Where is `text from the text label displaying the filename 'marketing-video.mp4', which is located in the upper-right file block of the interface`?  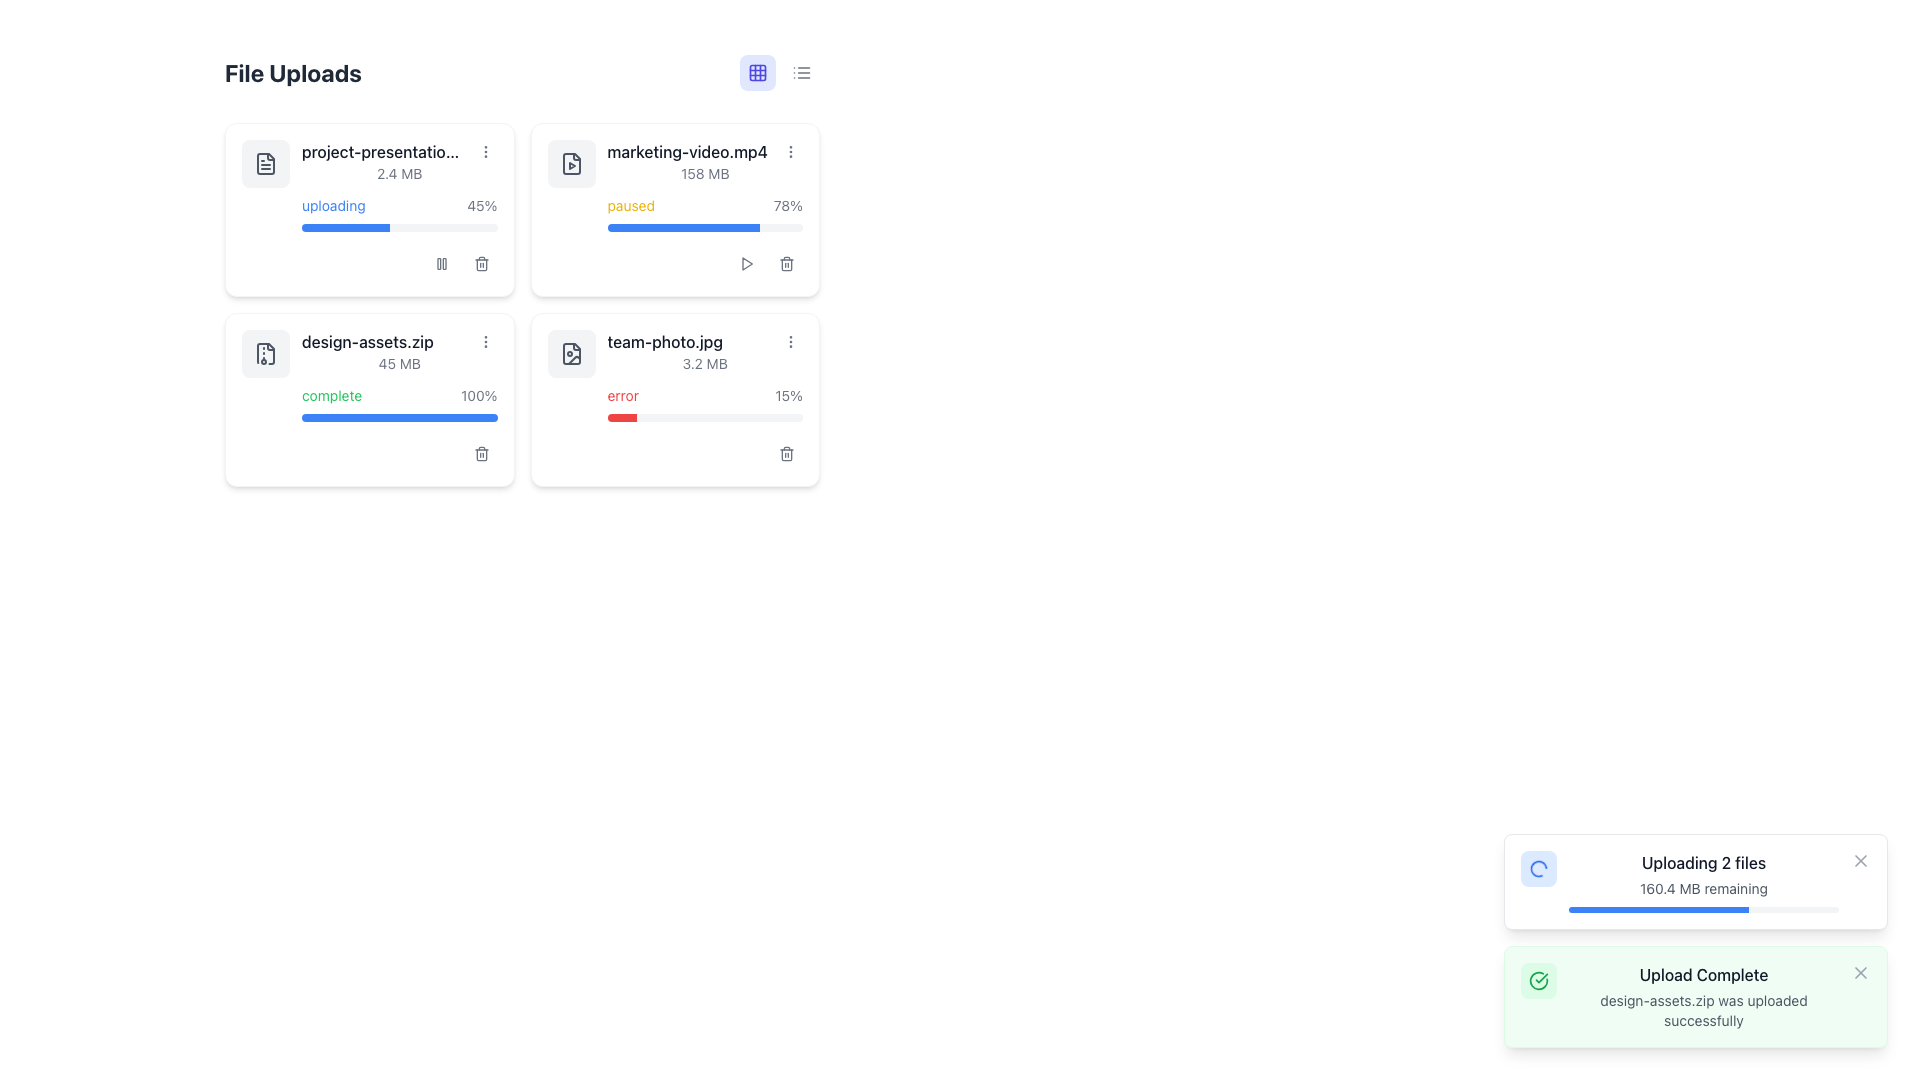 text from the text label displaying the filename 'marketing-video.mp4', which is located in the upper-right file block of the interface is located at coordinates (687, 150).